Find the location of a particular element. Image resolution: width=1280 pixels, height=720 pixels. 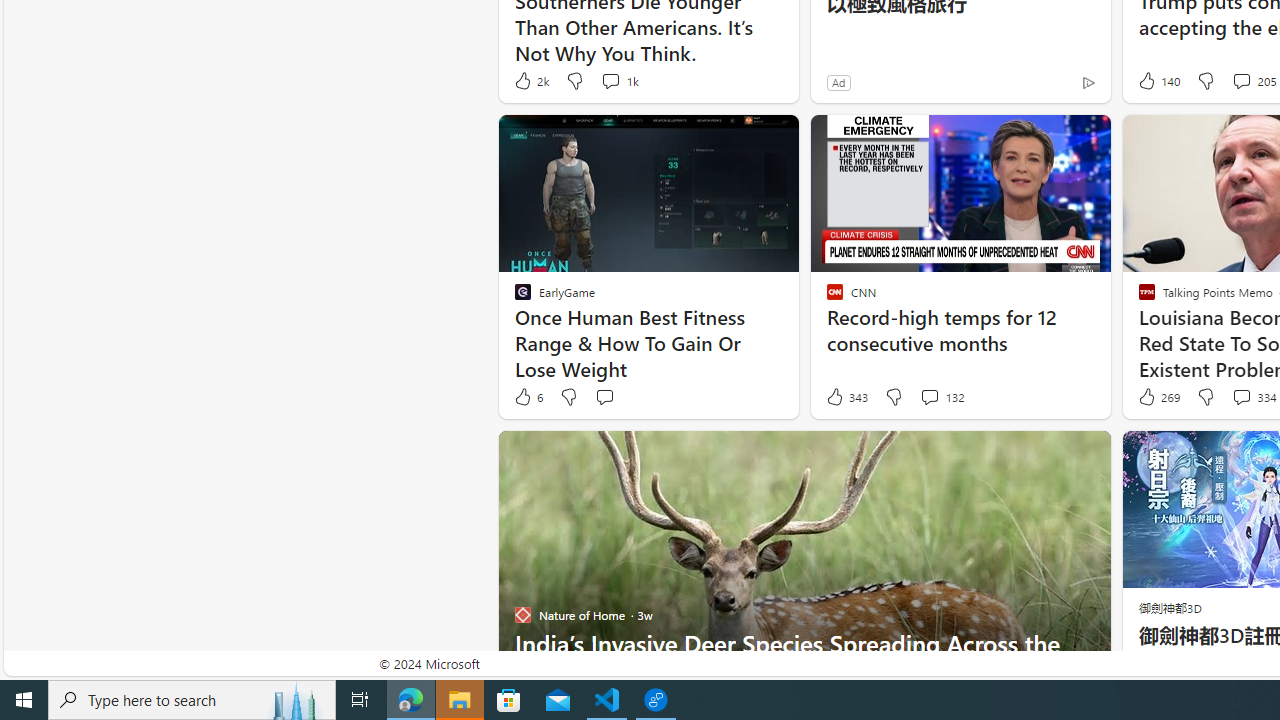

'View comments 132 Comment' is located at coordinates (928, 397).